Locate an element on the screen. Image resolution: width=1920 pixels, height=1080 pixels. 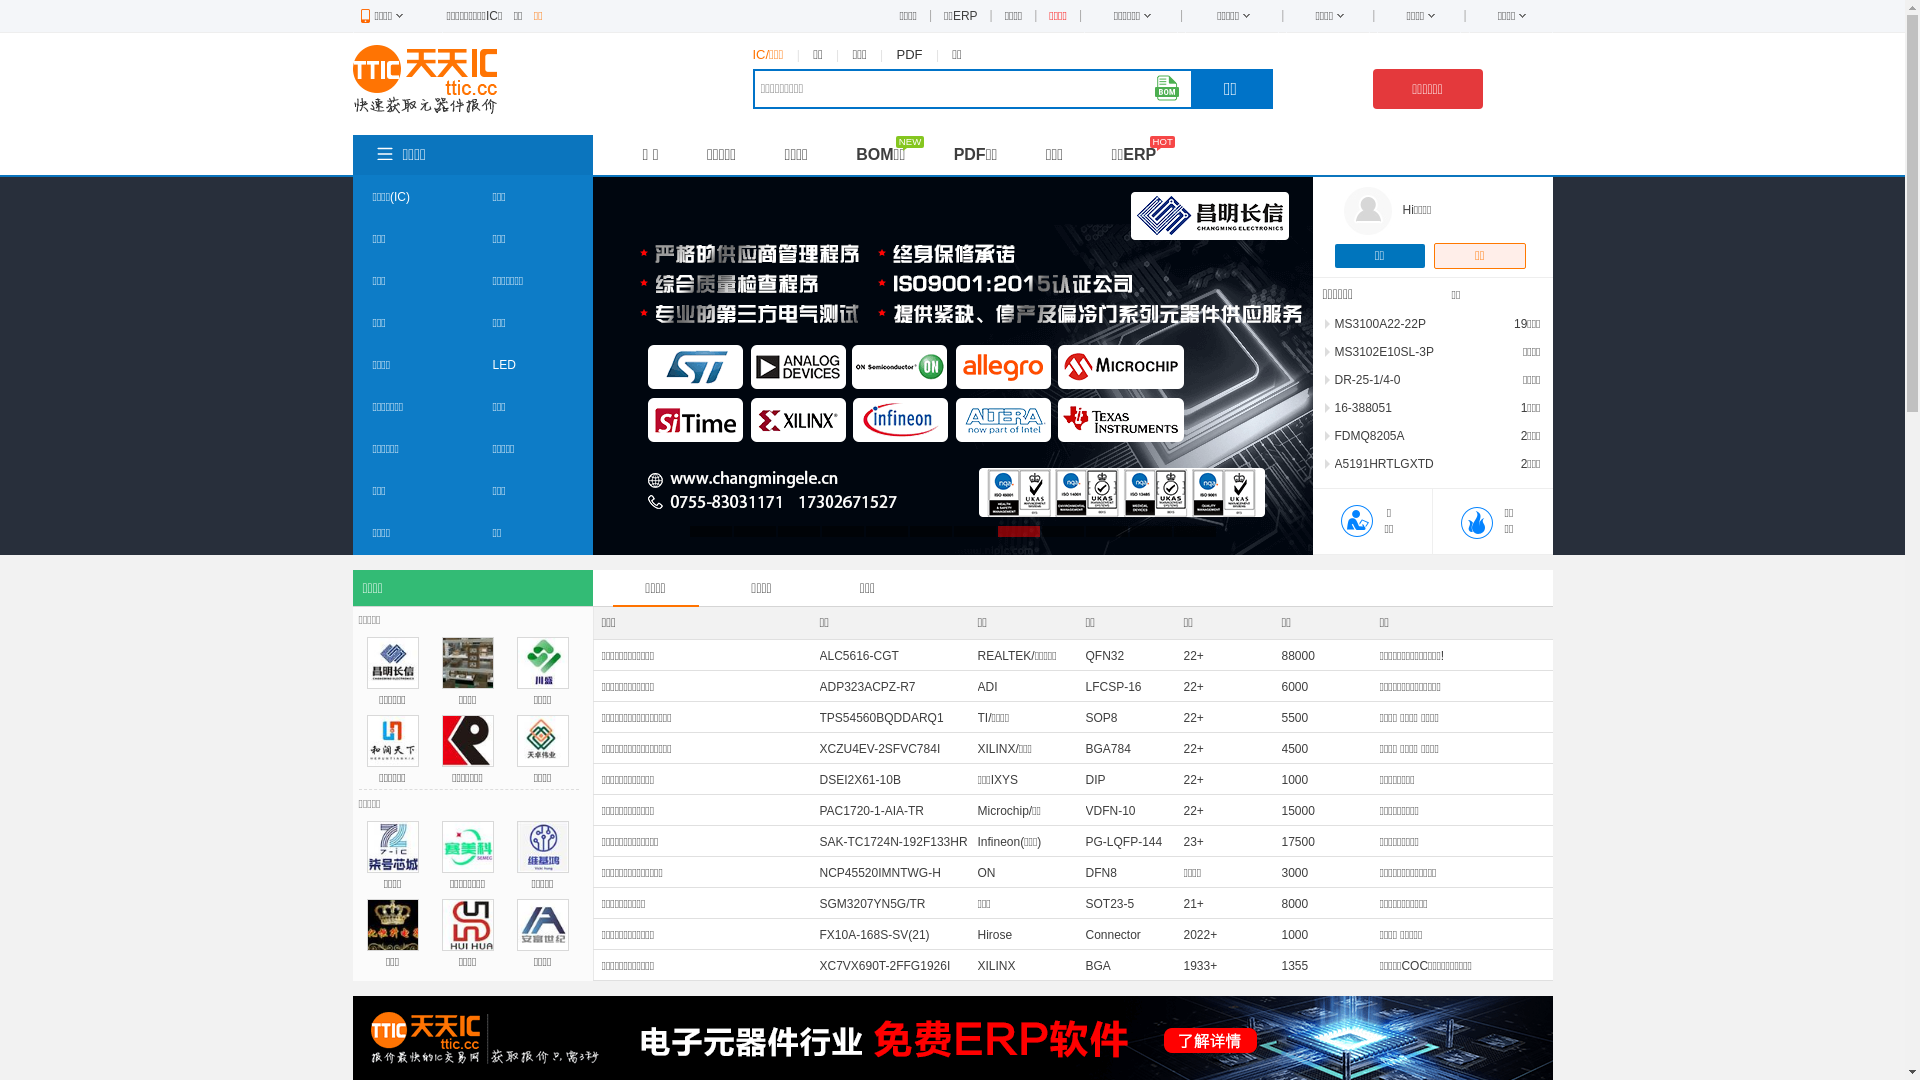
'LED' is located at coordinates (503, 365).